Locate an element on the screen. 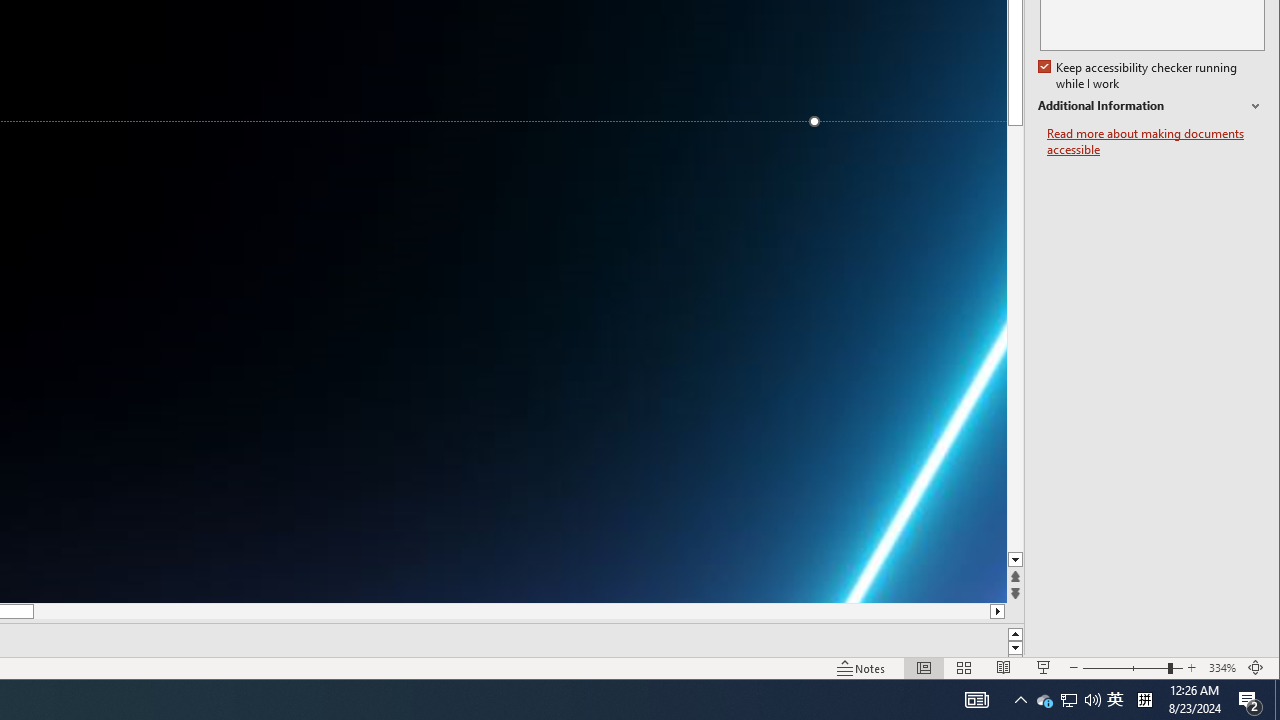 The width and height of the screenshot is (1280, 720). 'Zoom 334%' is located at coordinates (1221, 668).